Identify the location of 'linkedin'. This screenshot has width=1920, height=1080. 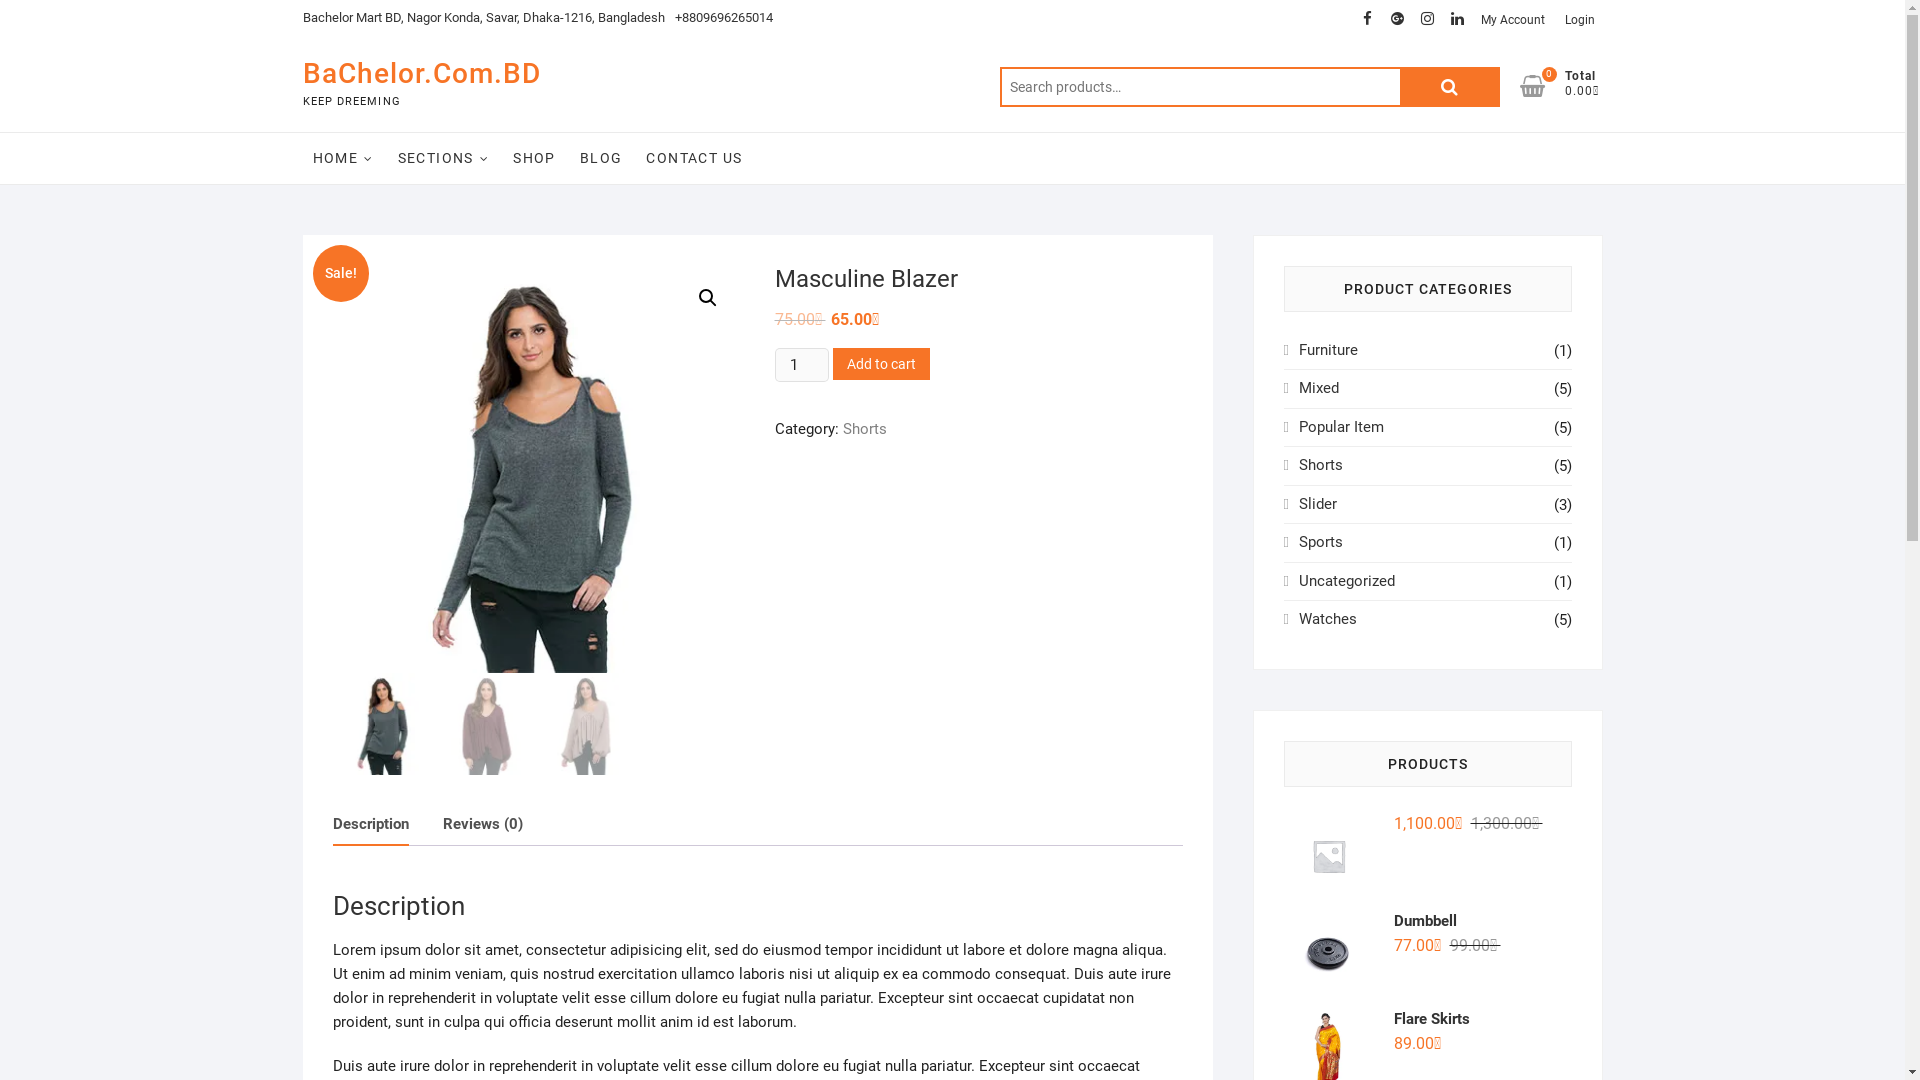
(1457, 19).